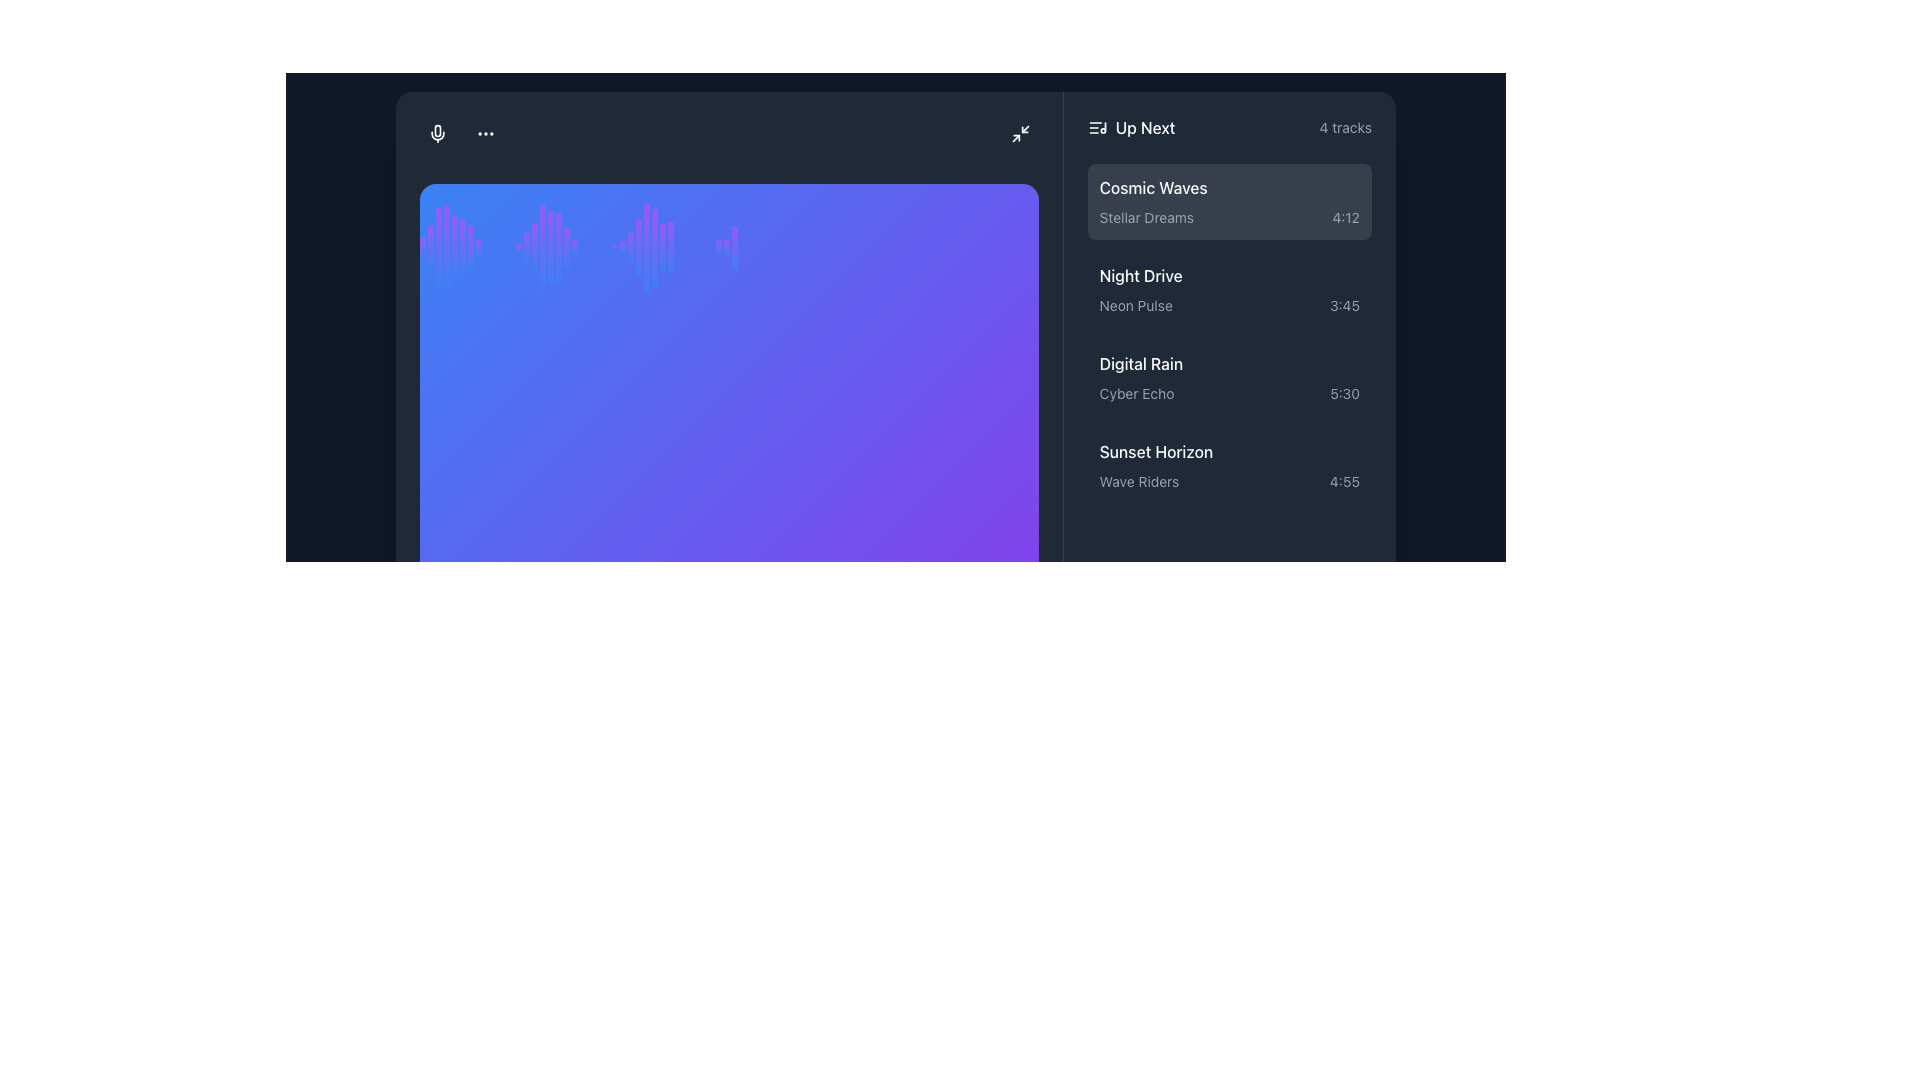 Image resolution: width=1920 pixels, height=1080 pixels. I want to click on the 29th visual waveform bar, so click(637, 246).